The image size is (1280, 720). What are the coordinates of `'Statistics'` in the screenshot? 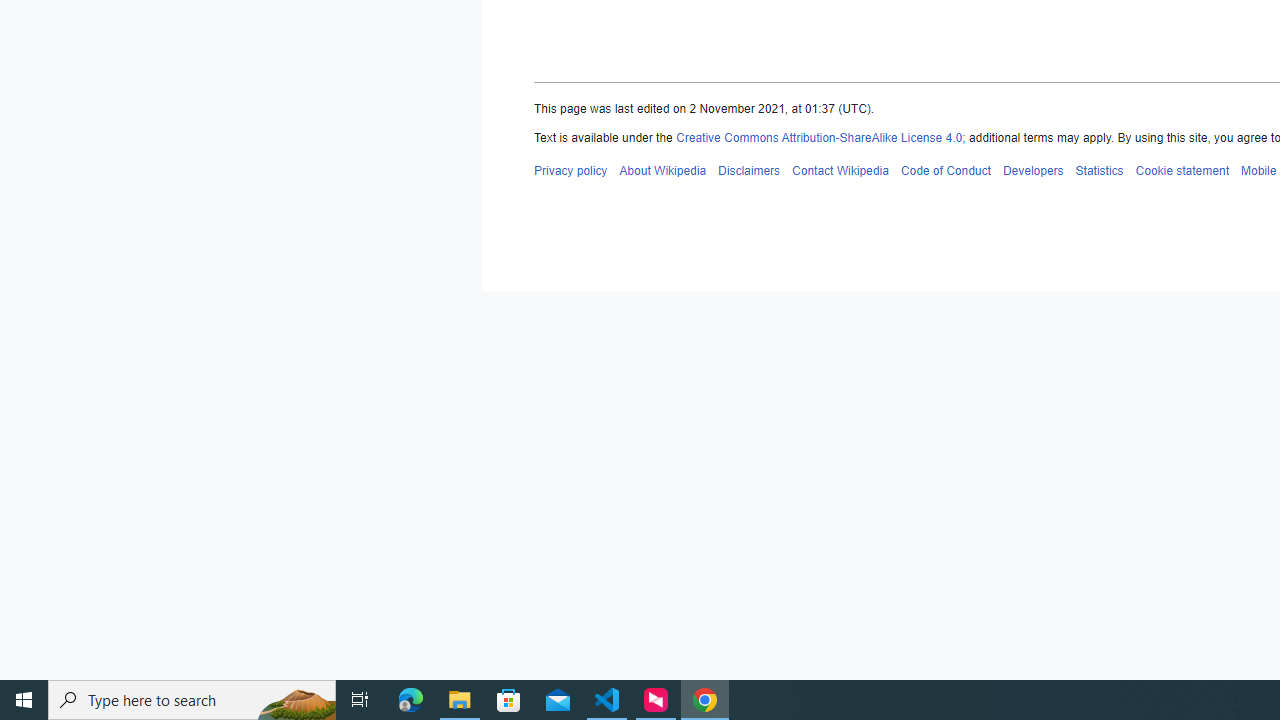 It's located at (1098, 169).